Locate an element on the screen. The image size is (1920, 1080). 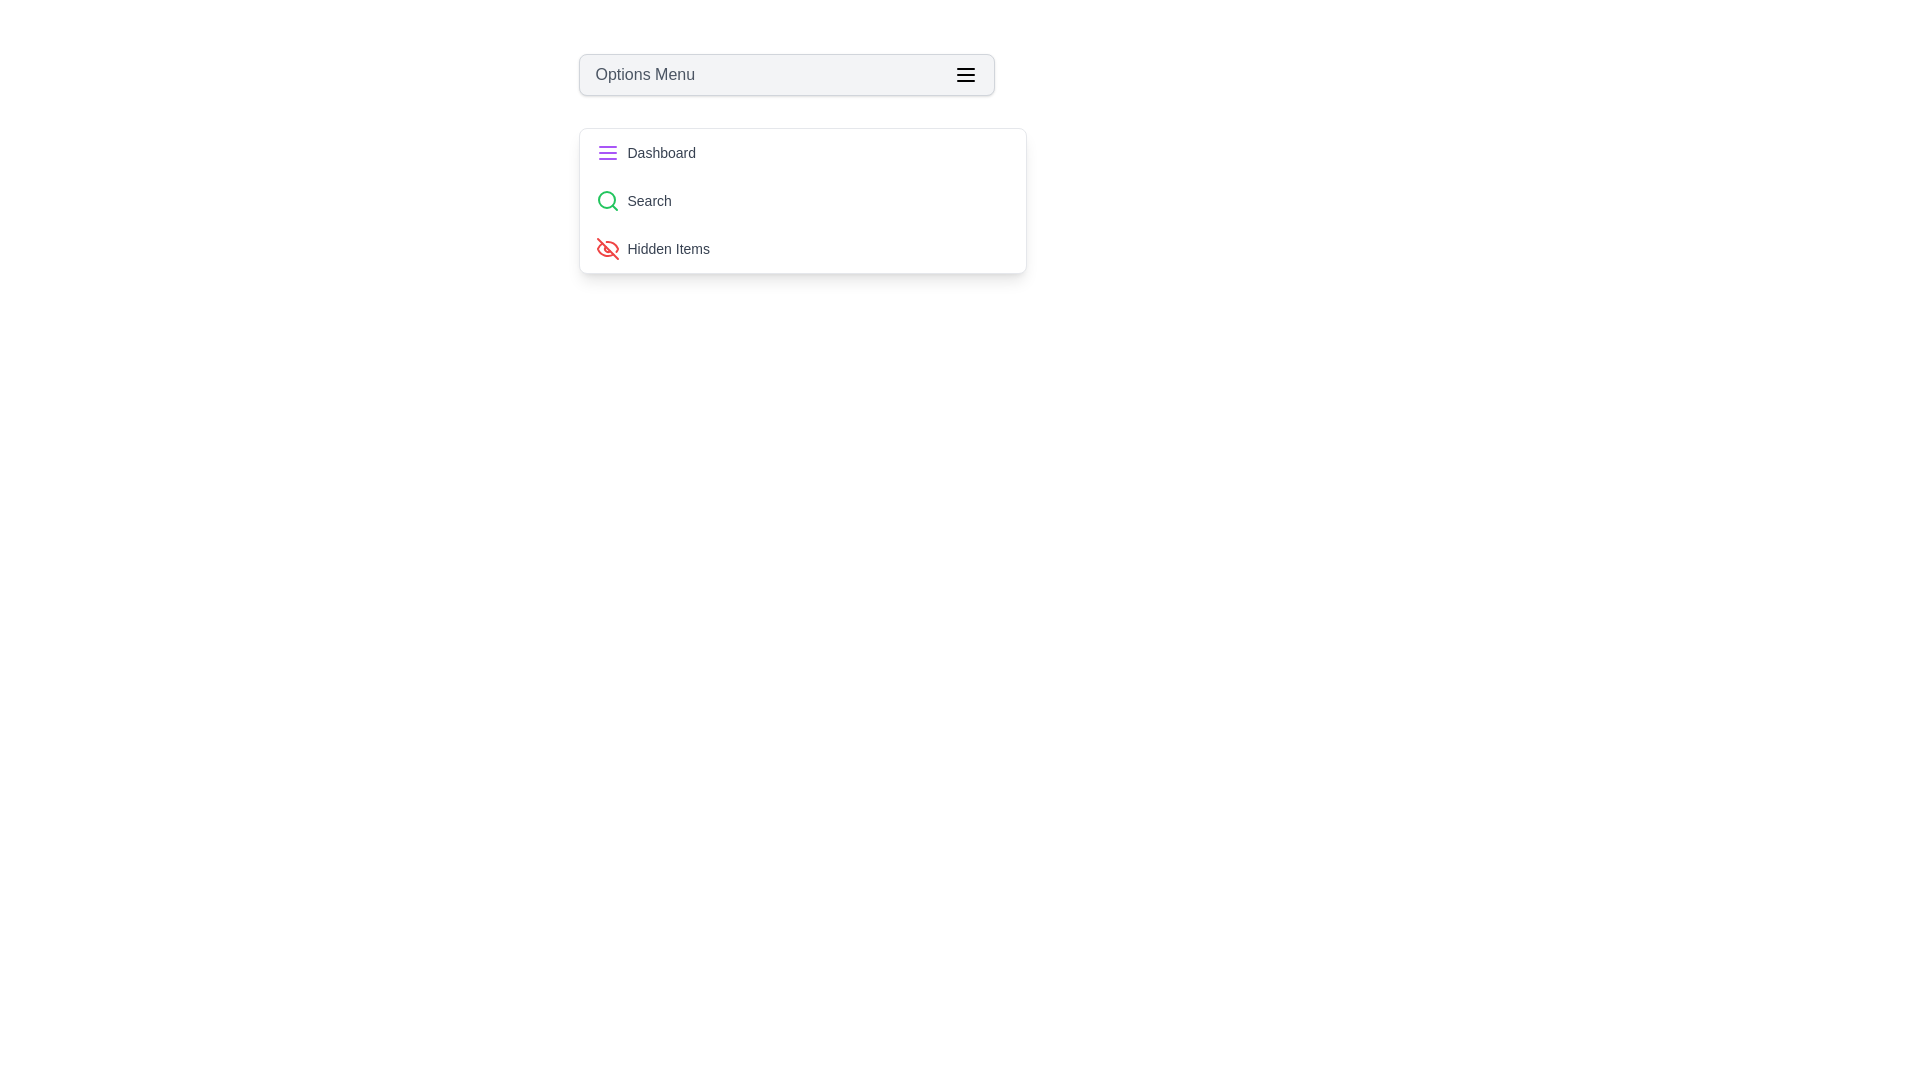
the red crossed-out eye icon that symbolizes hidden or obscured items, located to the left of the 'Hidden Items' label in the third option row is located at coordinates (606, 248).